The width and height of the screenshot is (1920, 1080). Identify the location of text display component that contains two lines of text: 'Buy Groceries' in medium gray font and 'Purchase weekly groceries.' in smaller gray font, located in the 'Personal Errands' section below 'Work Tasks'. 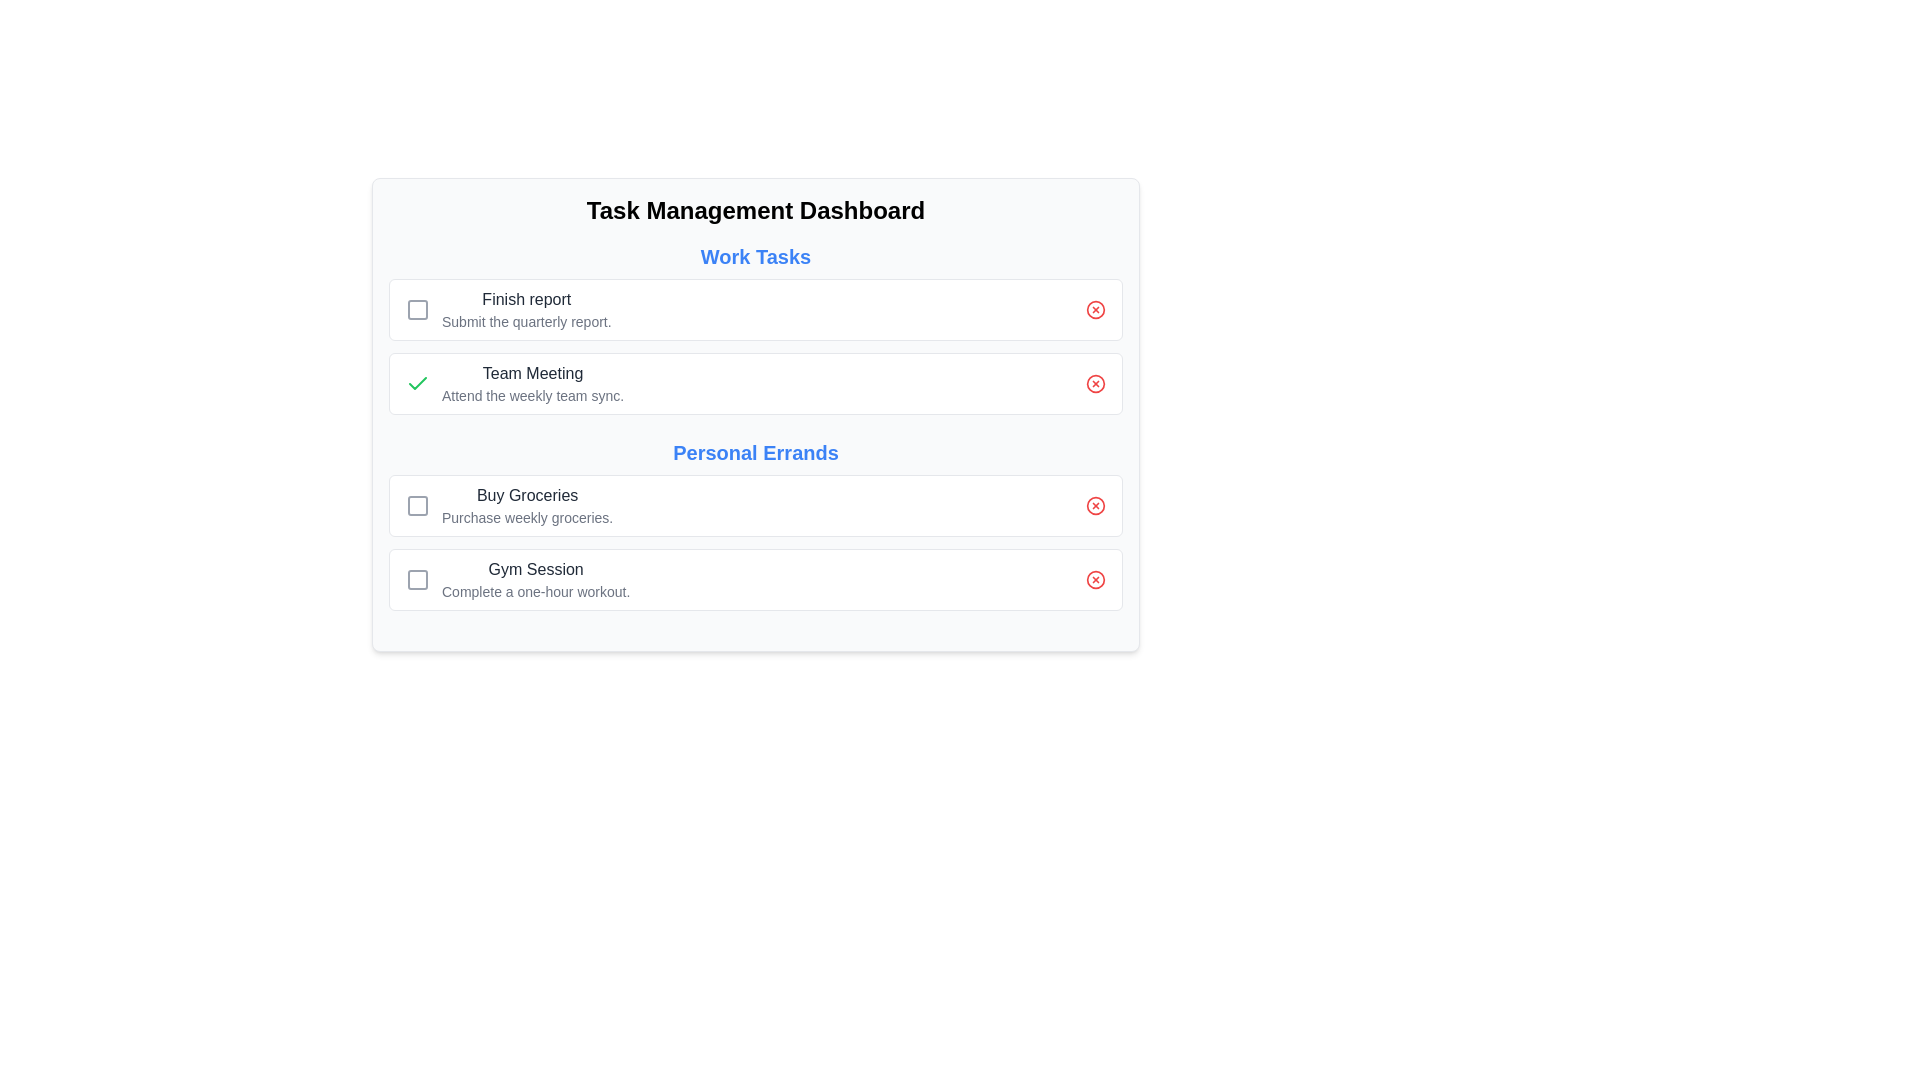
(527, 504).